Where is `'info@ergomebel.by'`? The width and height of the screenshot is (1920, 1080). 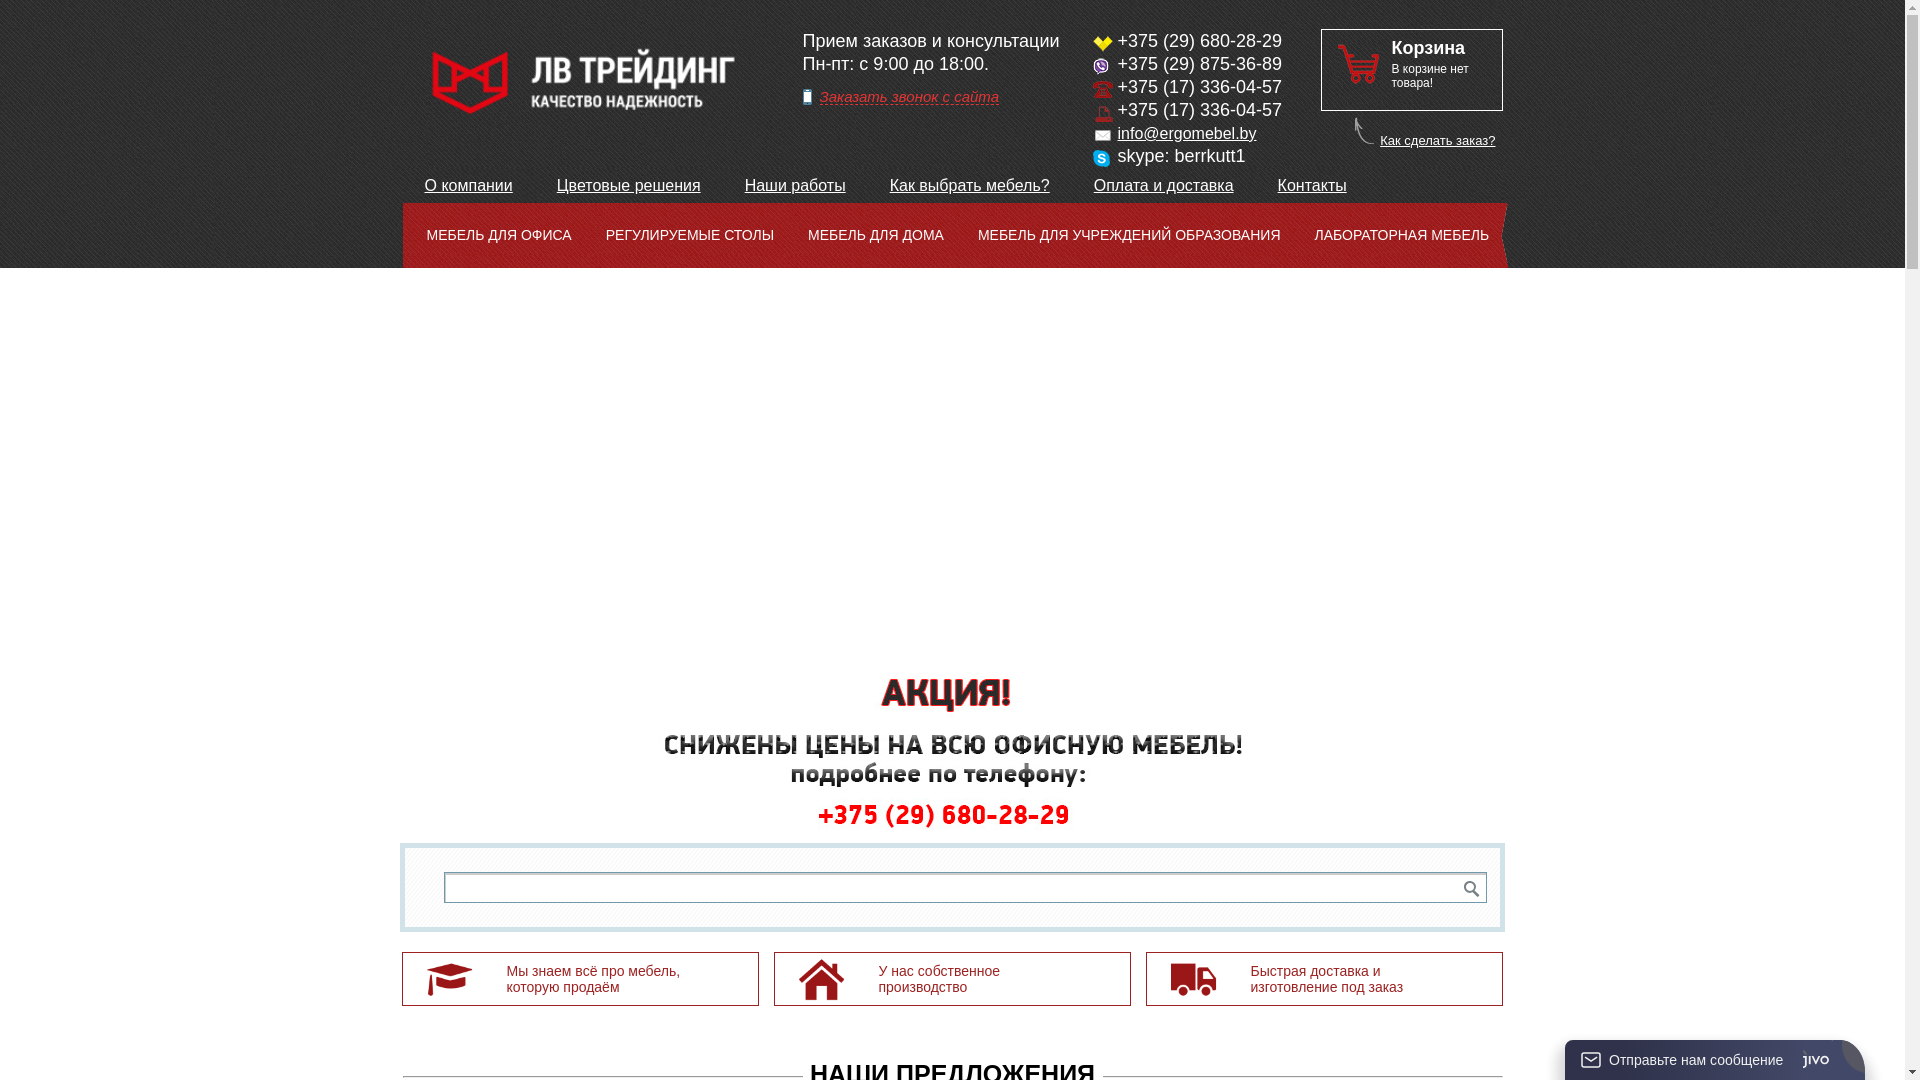
'info@ergomebel.by' is located at coordinates (1117, 133).